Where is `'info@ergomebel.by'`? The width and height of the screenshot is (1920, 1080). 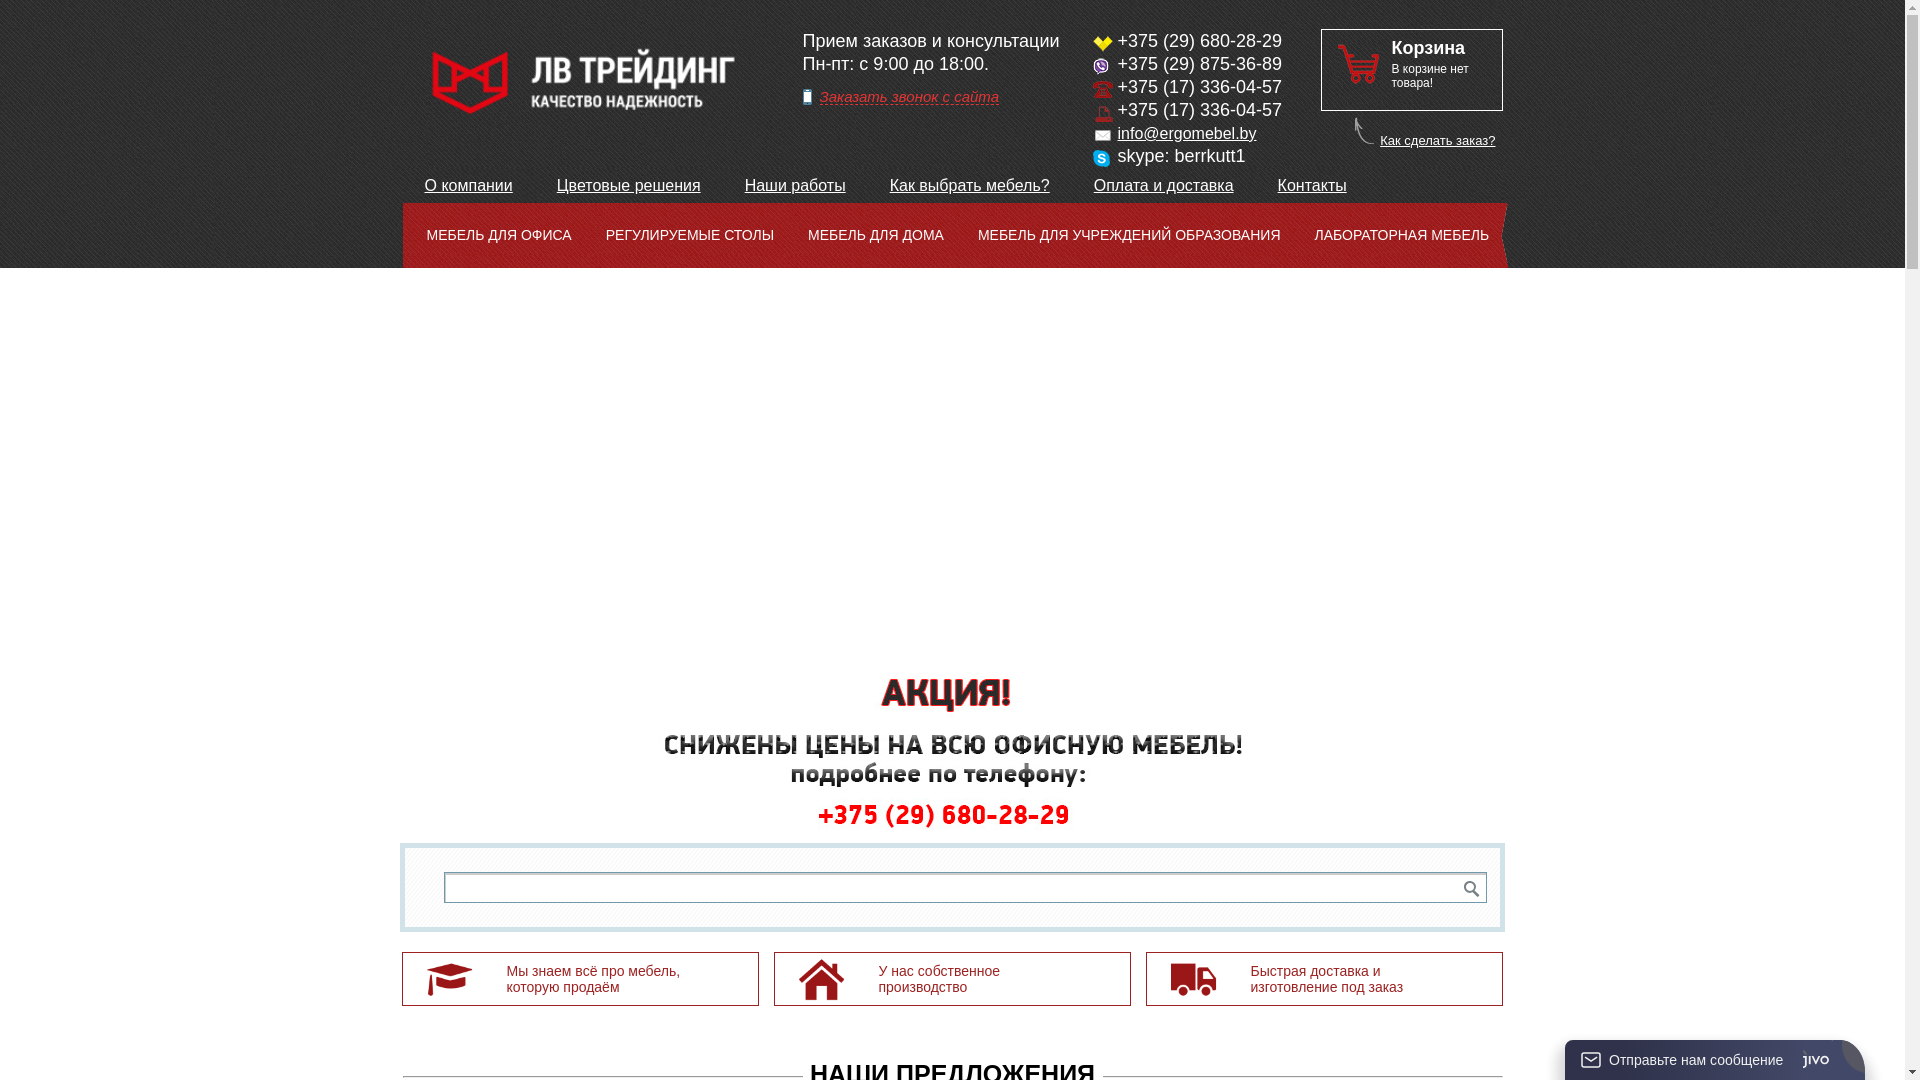
'info@ergomebel.by' is located at coordinates (1117, 133).